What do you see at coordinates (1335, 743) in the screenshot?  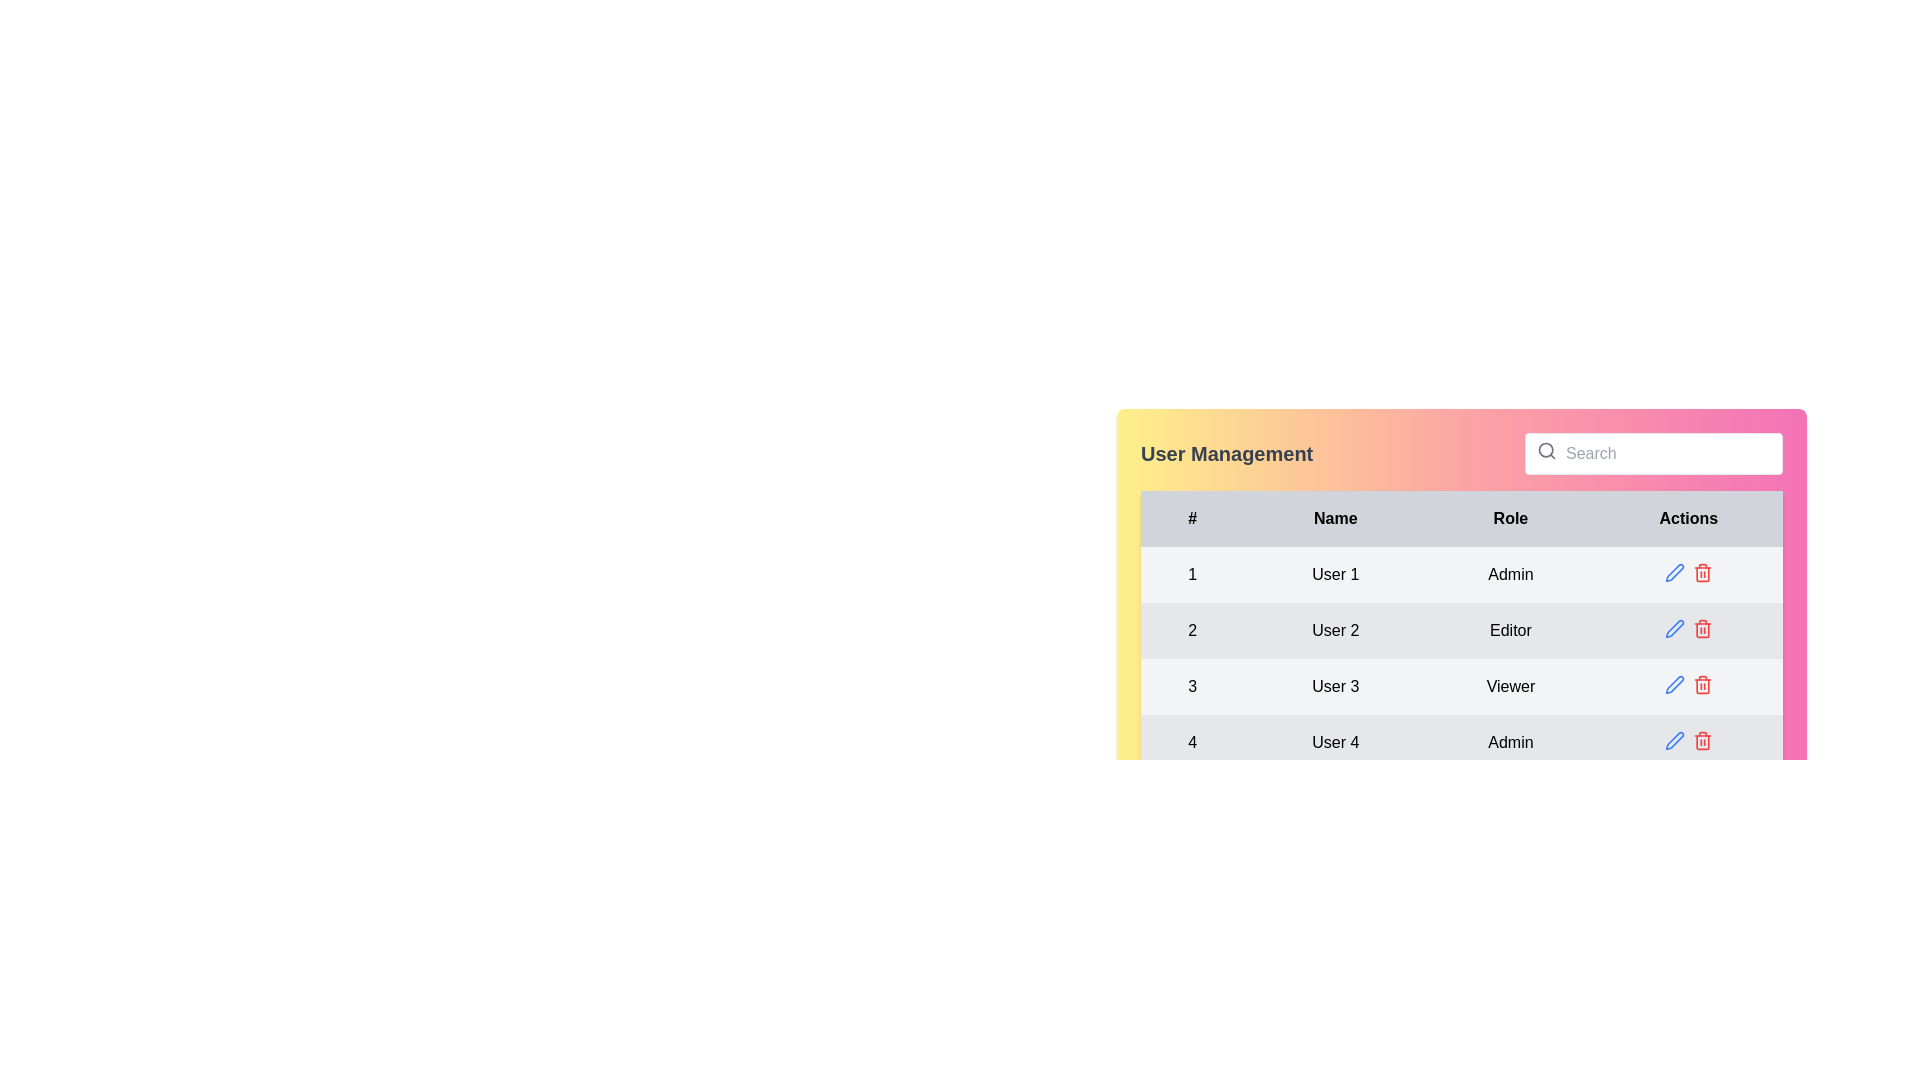 I see `the static text element displaying the name 'User 4' in the fourth row of the user management table` at bounding box center [1335, 743].